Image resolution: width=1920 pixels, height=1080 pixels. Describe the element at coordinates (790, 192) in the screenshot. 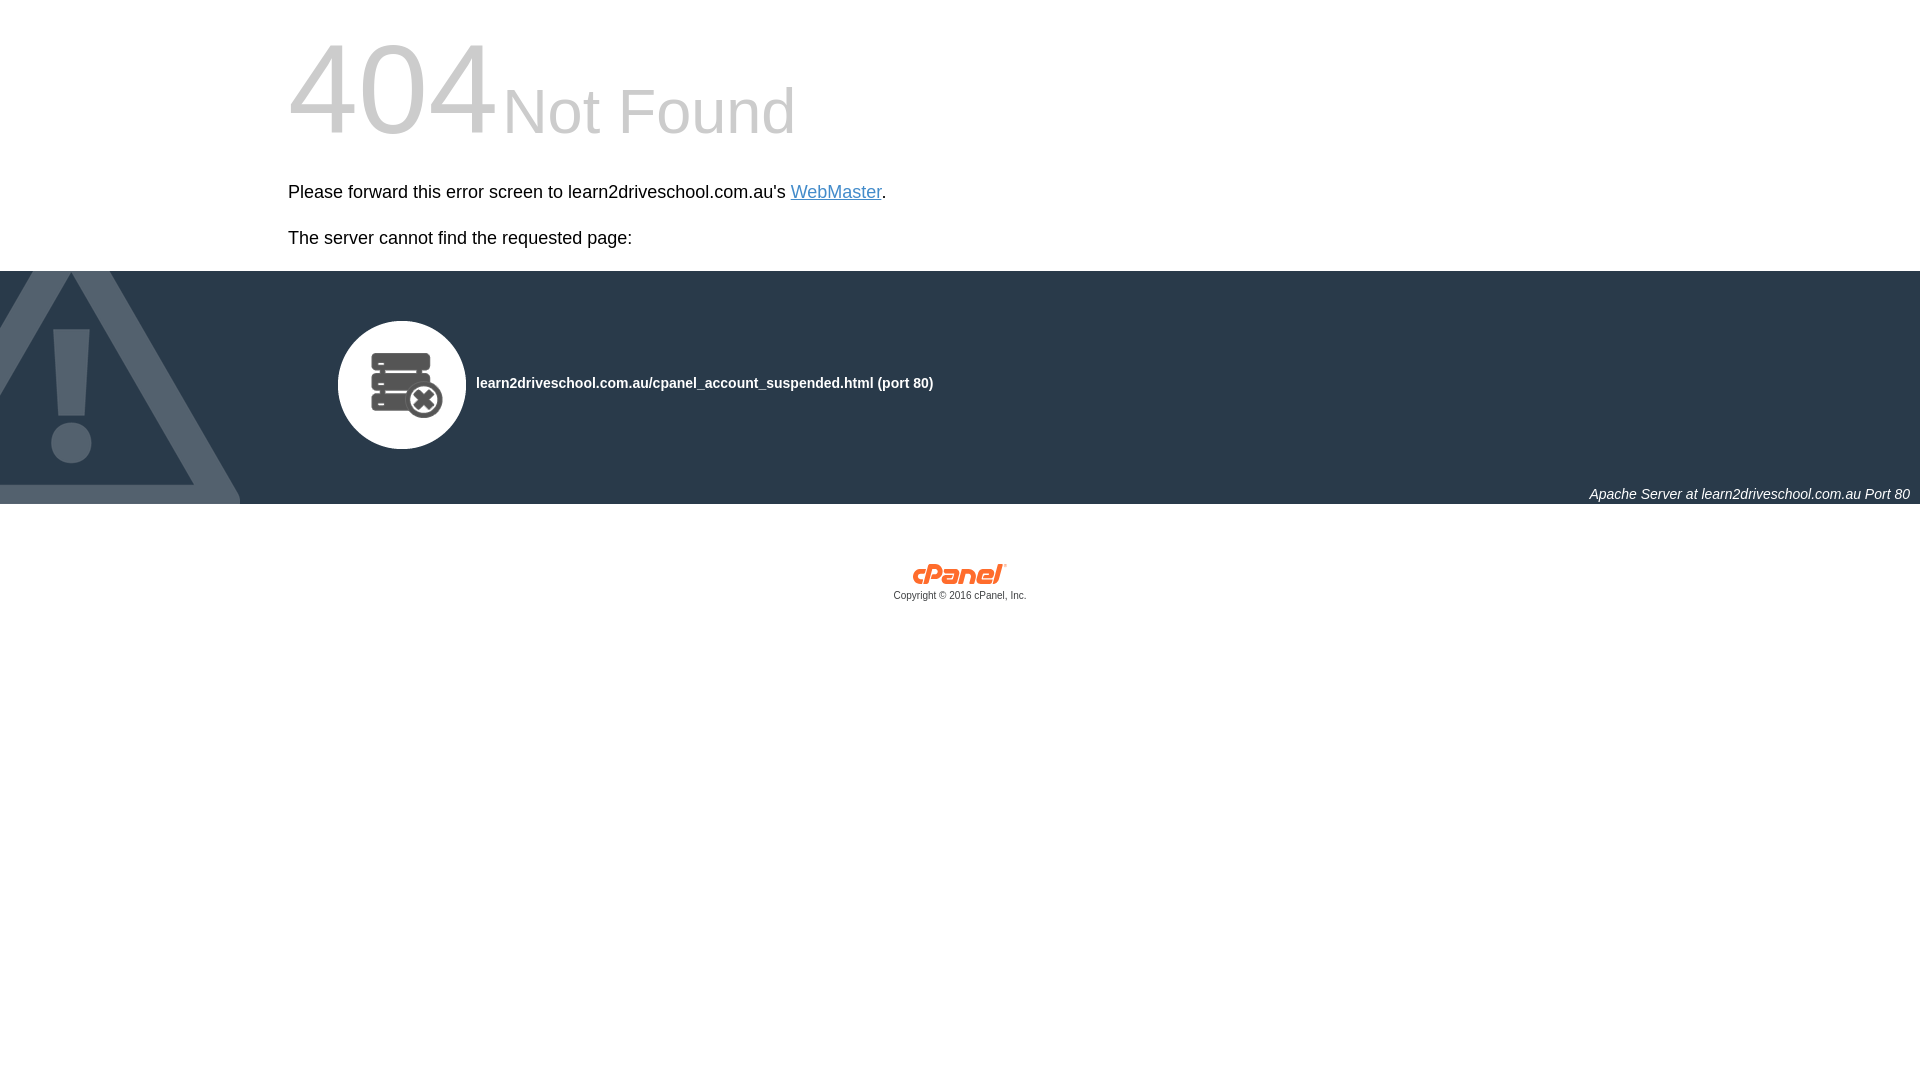

I see `'WebMaster'` at that location.